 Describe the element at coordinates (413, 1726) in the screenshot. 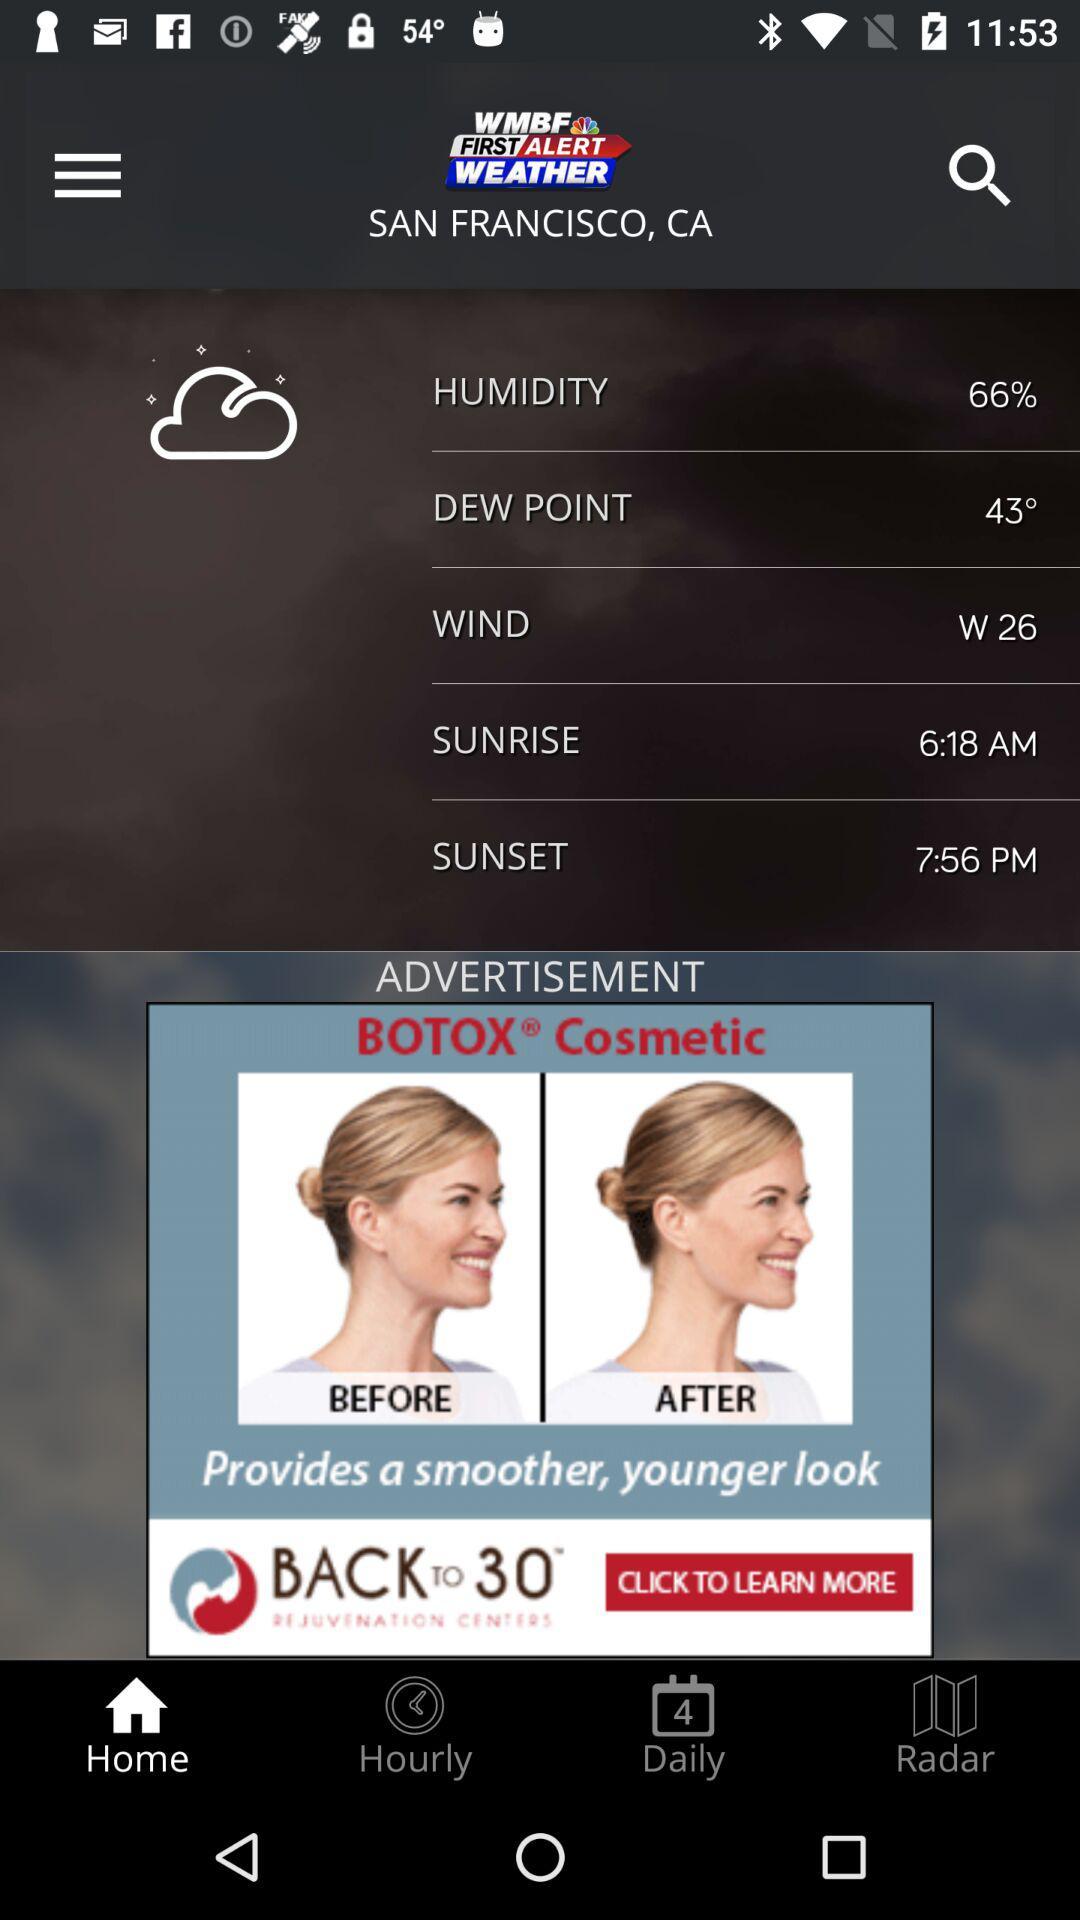

I see `the hourly` at that location.